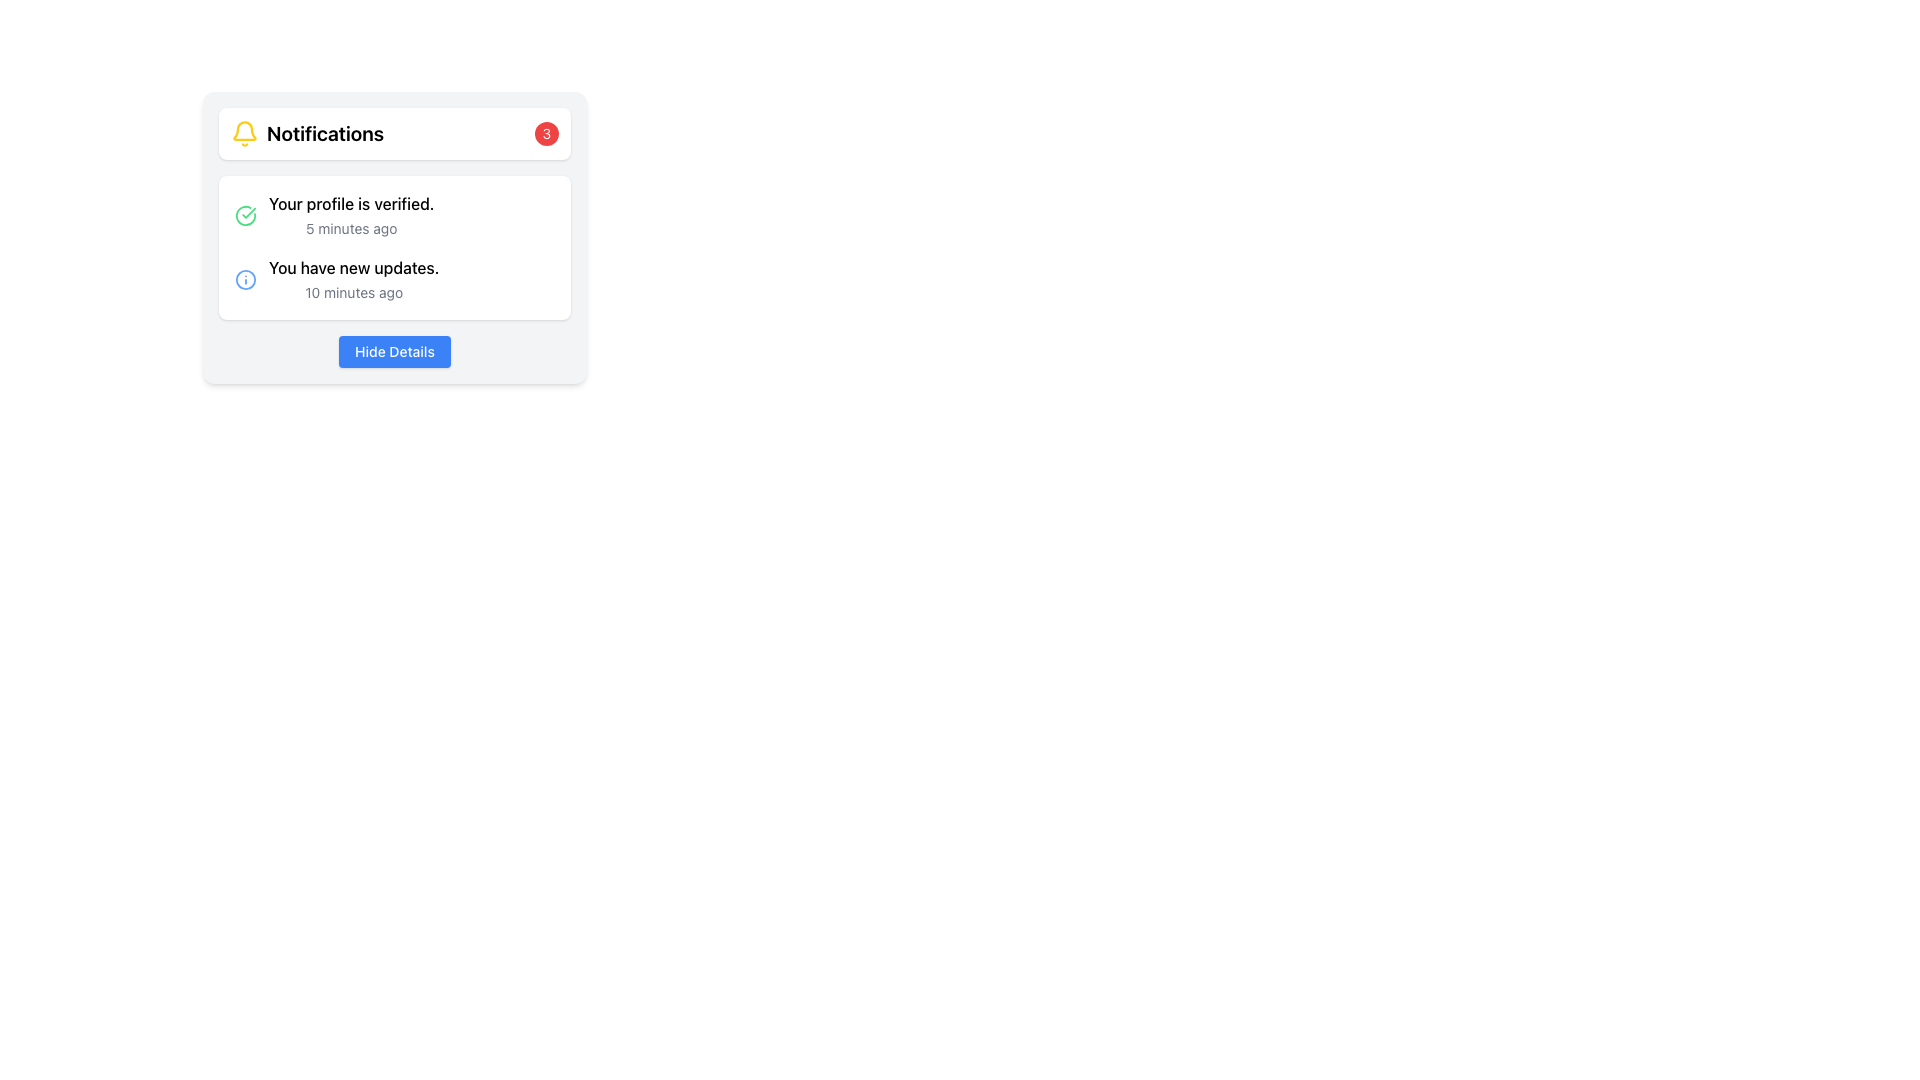  Describe the element at coordinates (244, 280) in the screenshot. I see `the circular icon with a blue outline and centered dot, located to the immediate left of the text 'You have new updates.'` at that location.